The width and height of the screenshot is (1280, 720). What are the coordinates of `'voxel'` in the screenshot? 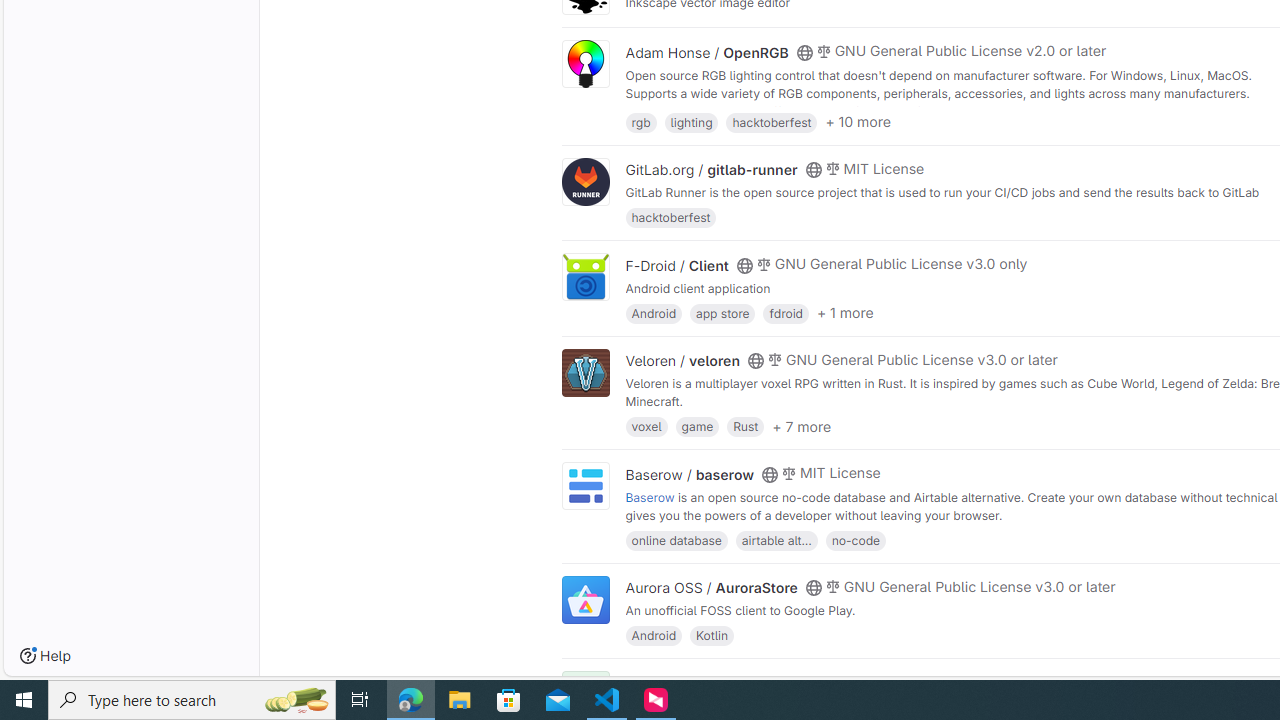 It's located at (646, 425).